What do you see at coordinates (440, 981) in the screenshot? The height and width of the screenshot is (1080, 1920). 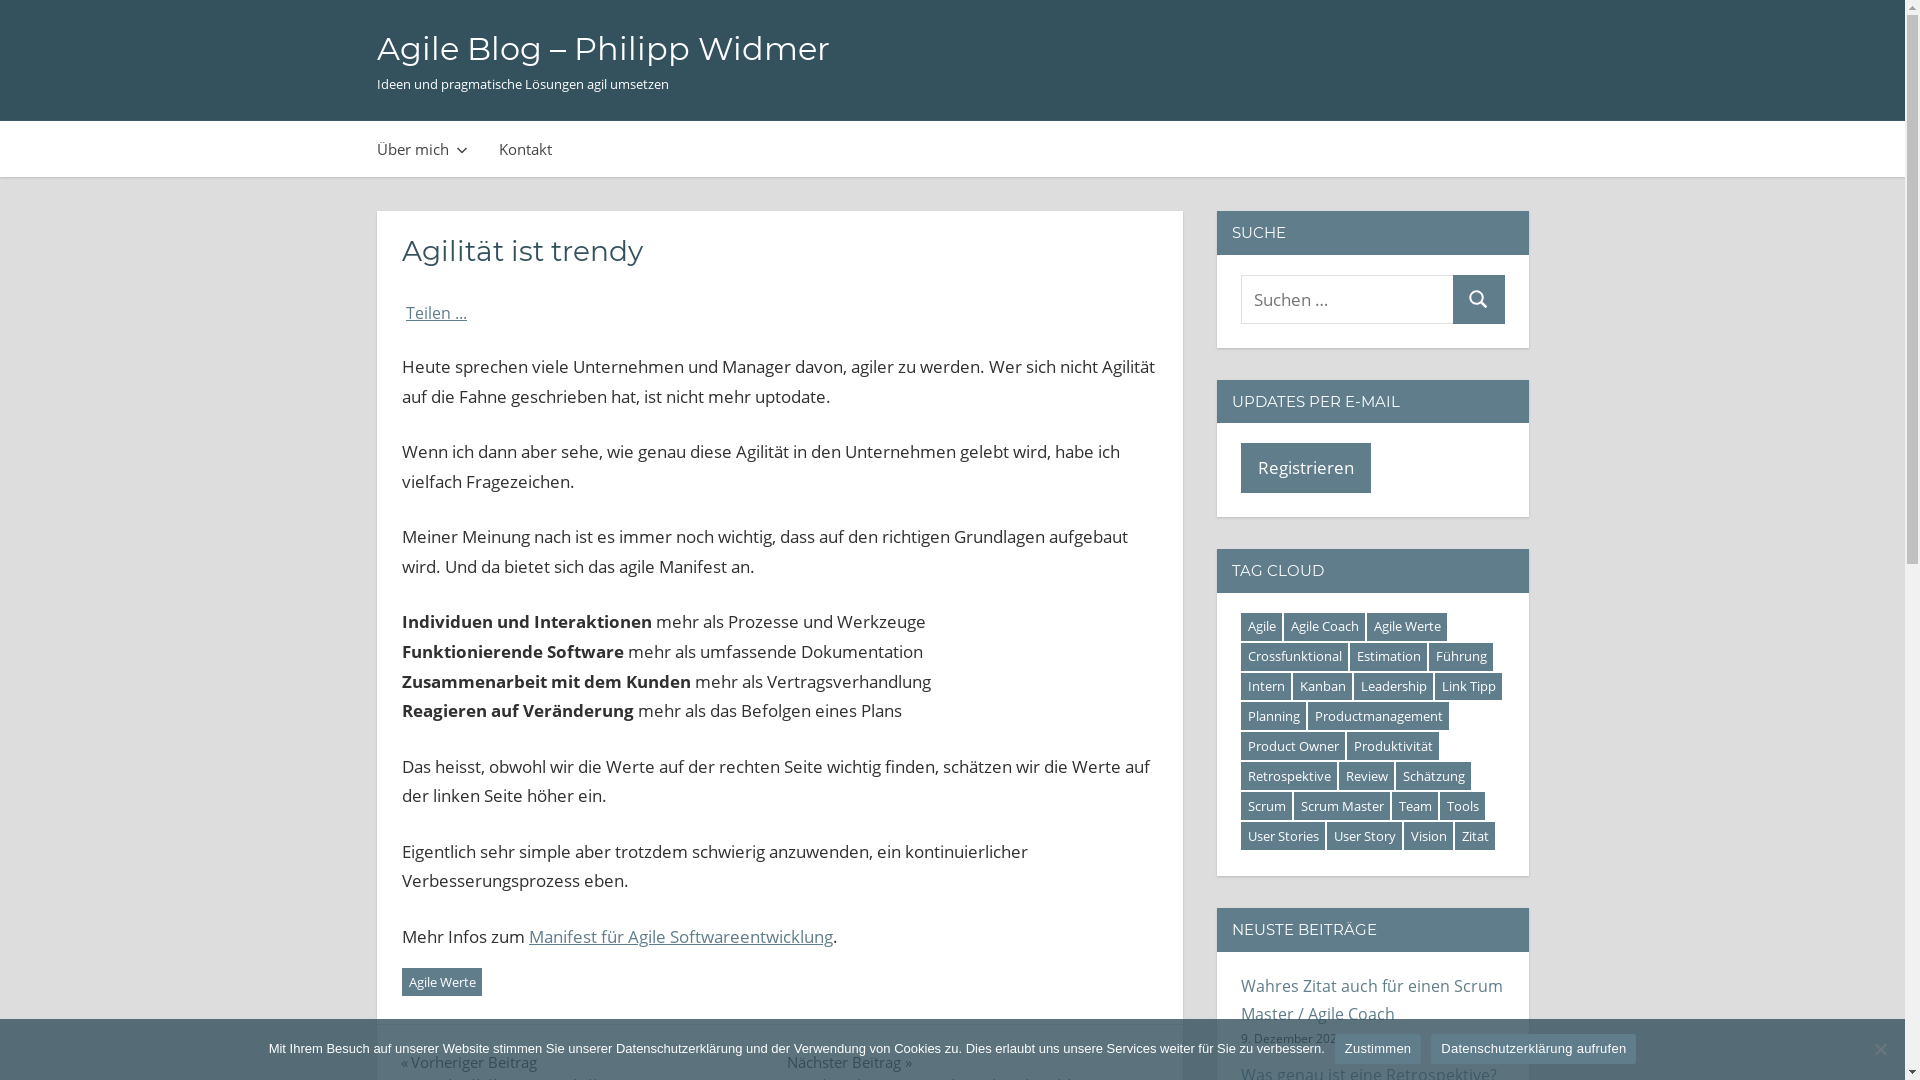 I see `'Agile Werte'` at bounding box center [440, 981].